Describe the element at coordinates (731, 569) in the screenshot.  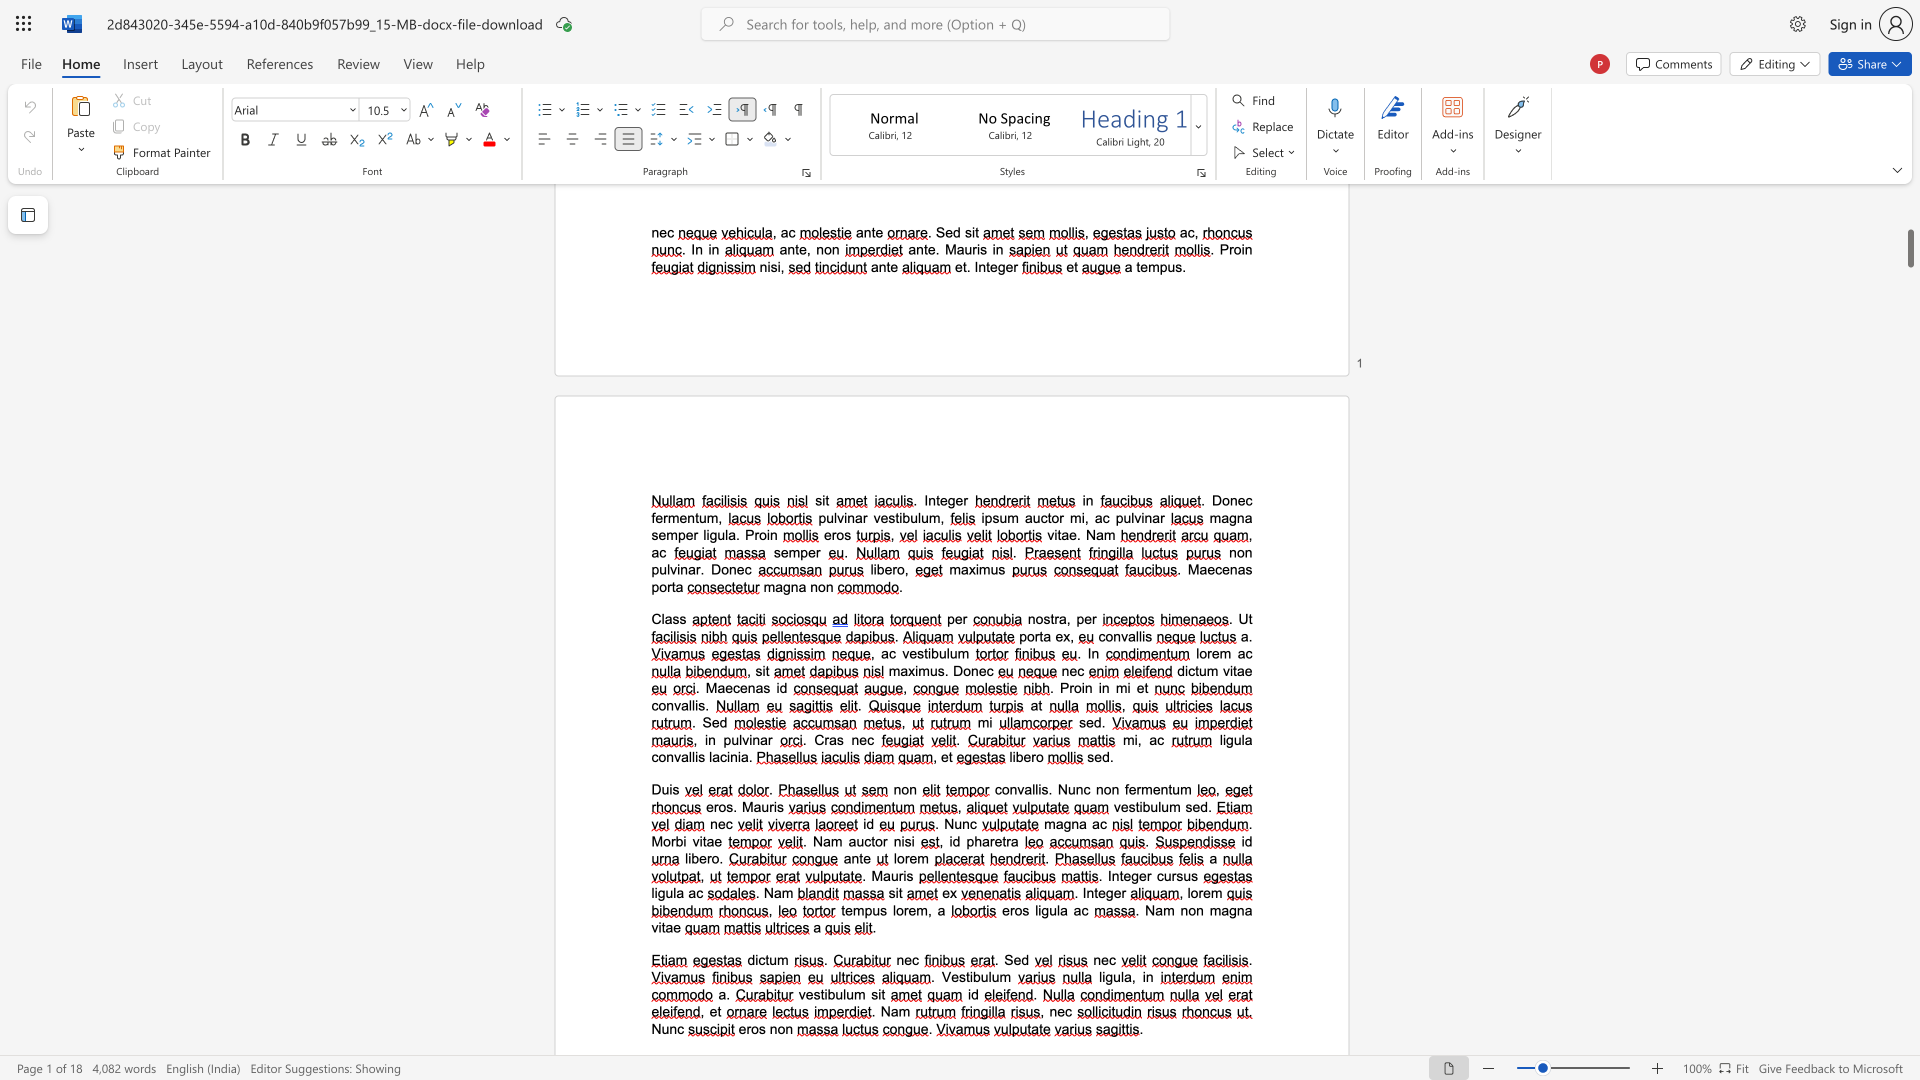
I see `the 4th character "n" in the text` at that location.